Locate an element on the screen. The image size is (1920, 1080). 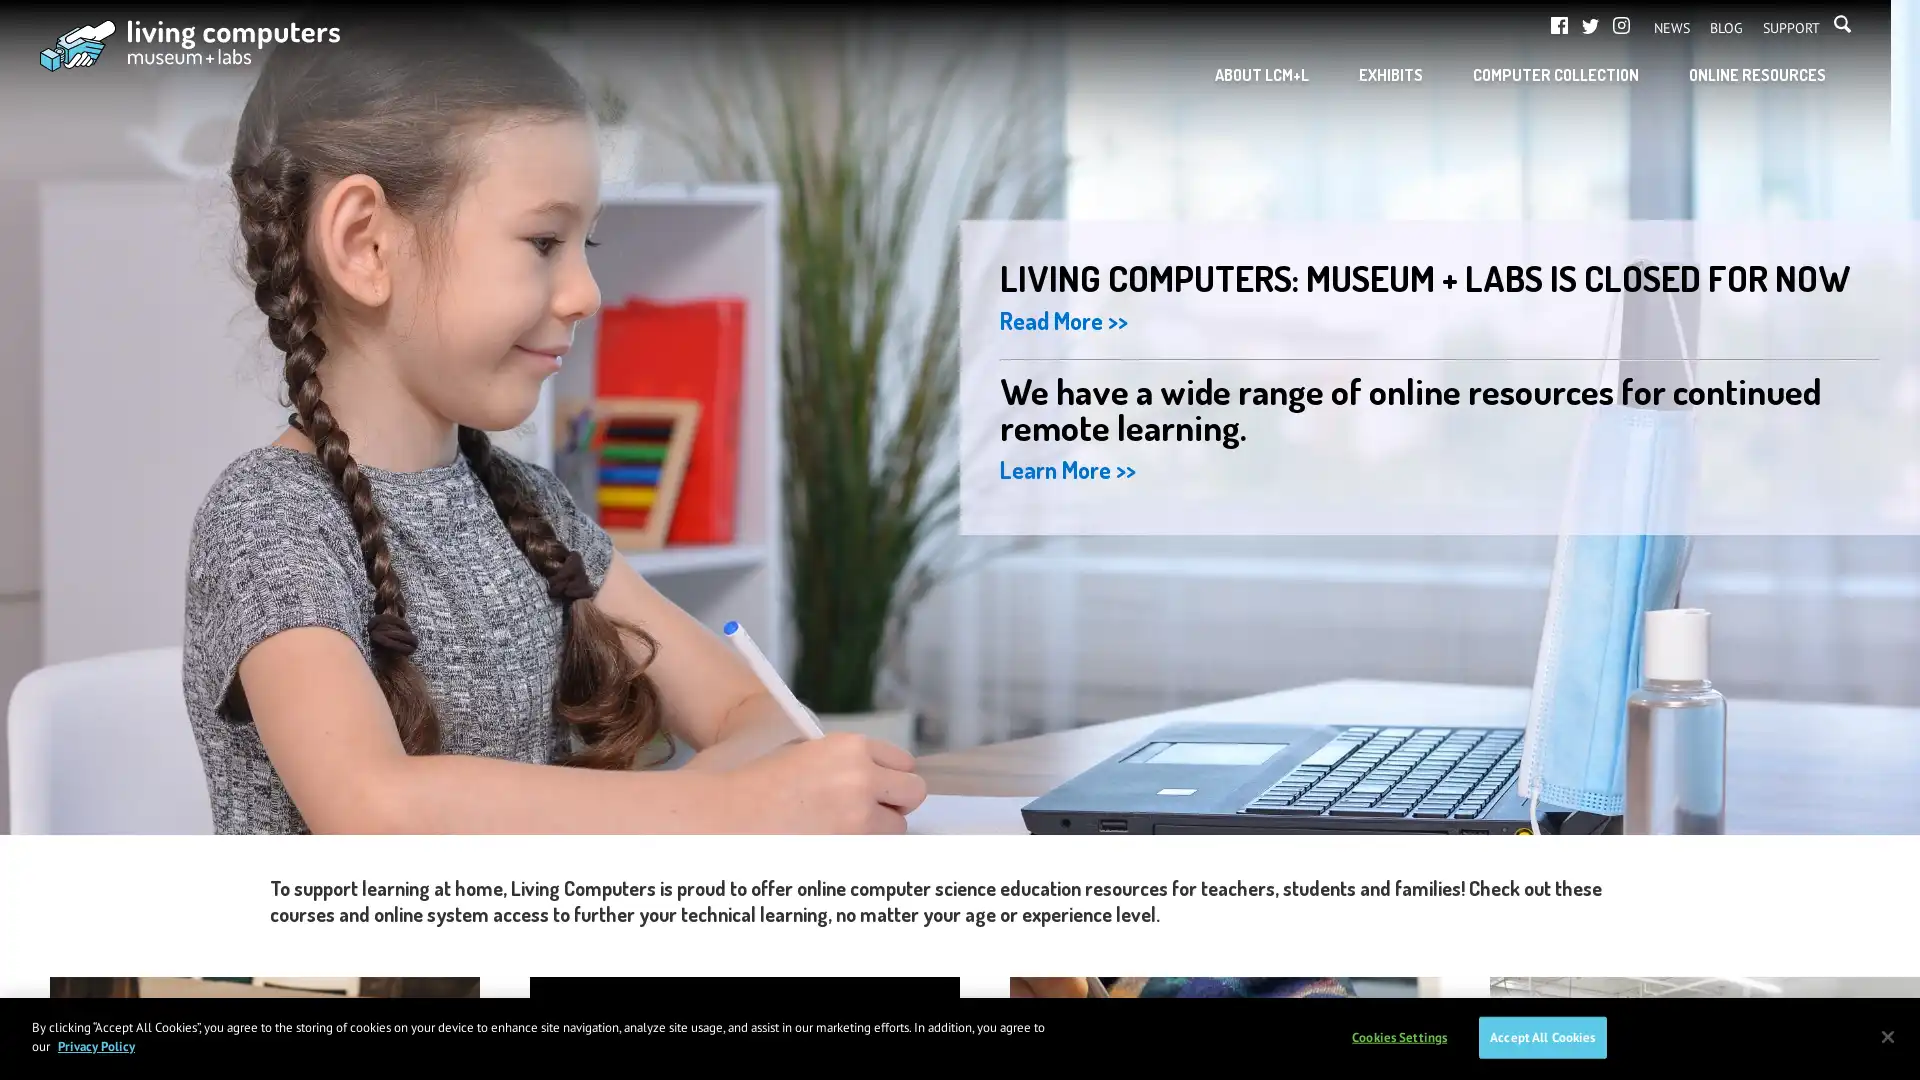
Close is located at coordinates (1886, 1035).